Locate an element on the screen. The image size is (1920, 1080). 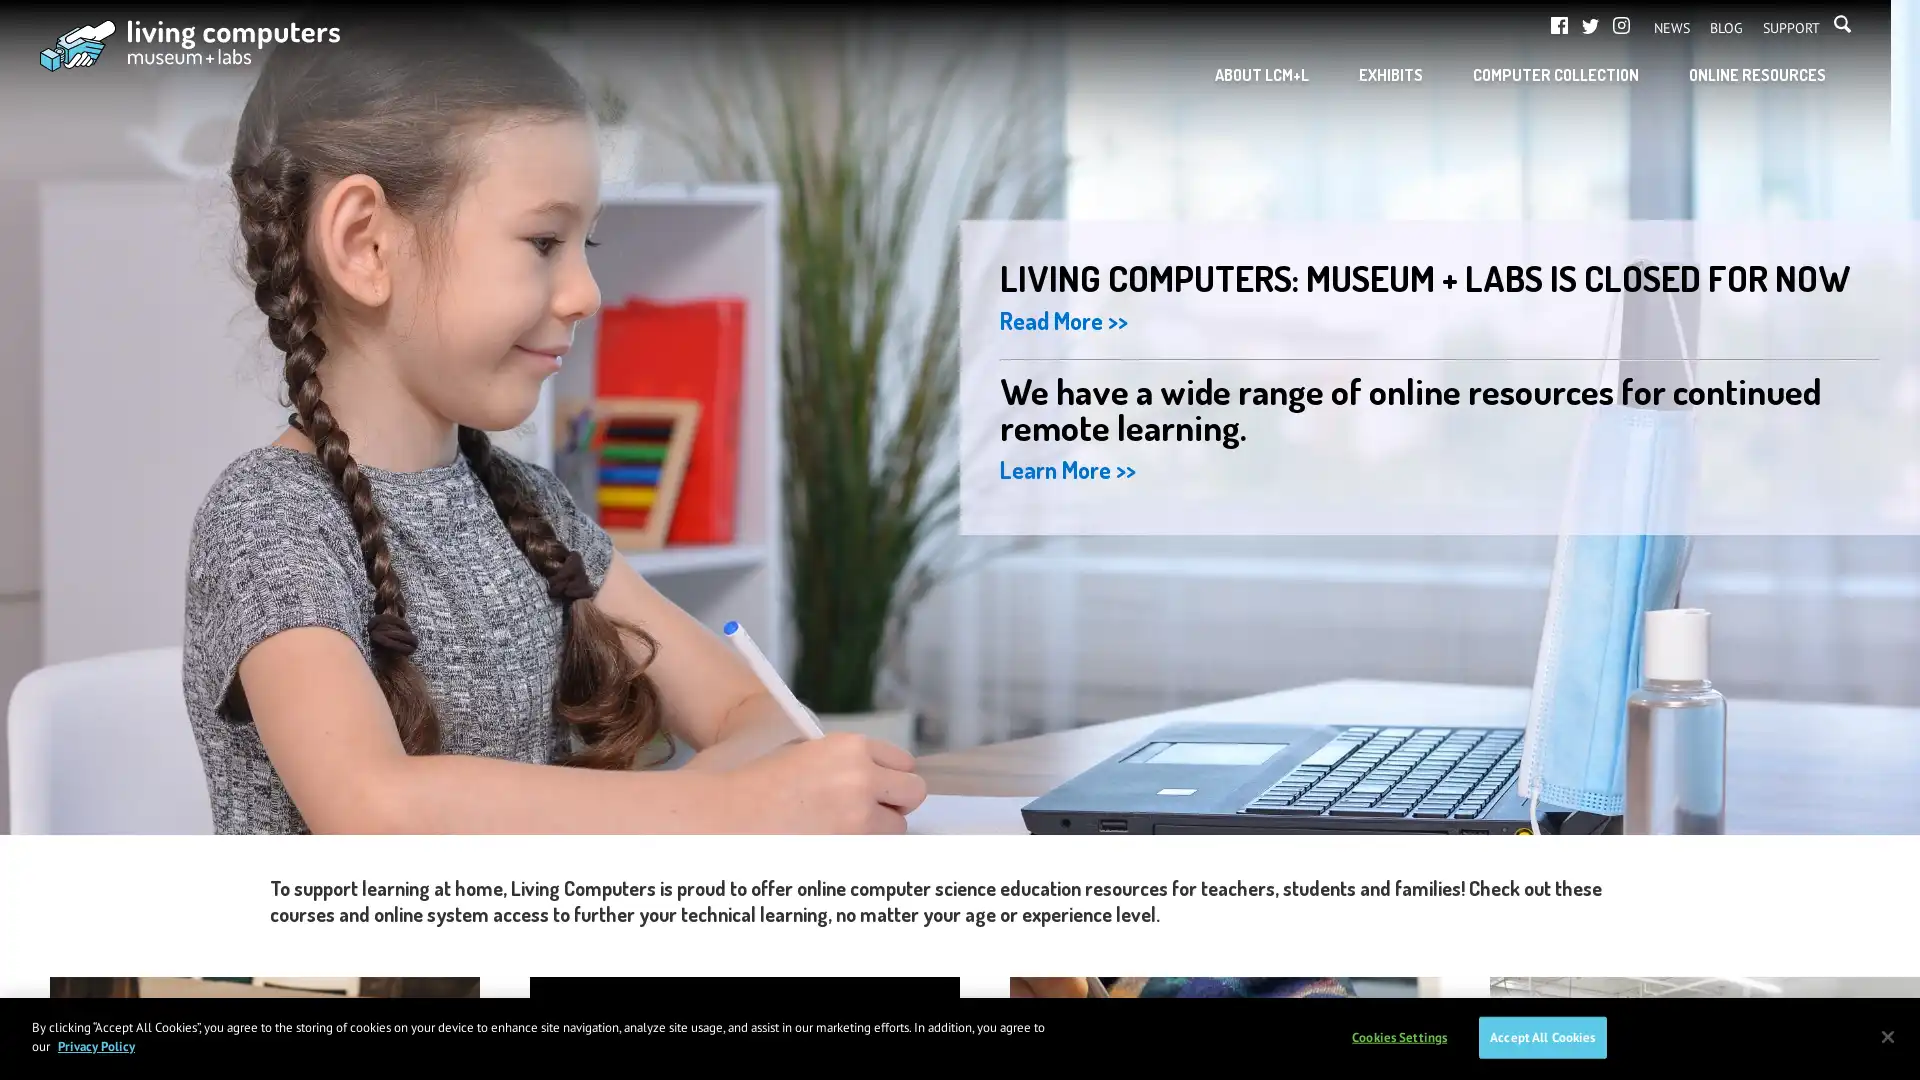
Close is located at coordinates (1886, 1035).